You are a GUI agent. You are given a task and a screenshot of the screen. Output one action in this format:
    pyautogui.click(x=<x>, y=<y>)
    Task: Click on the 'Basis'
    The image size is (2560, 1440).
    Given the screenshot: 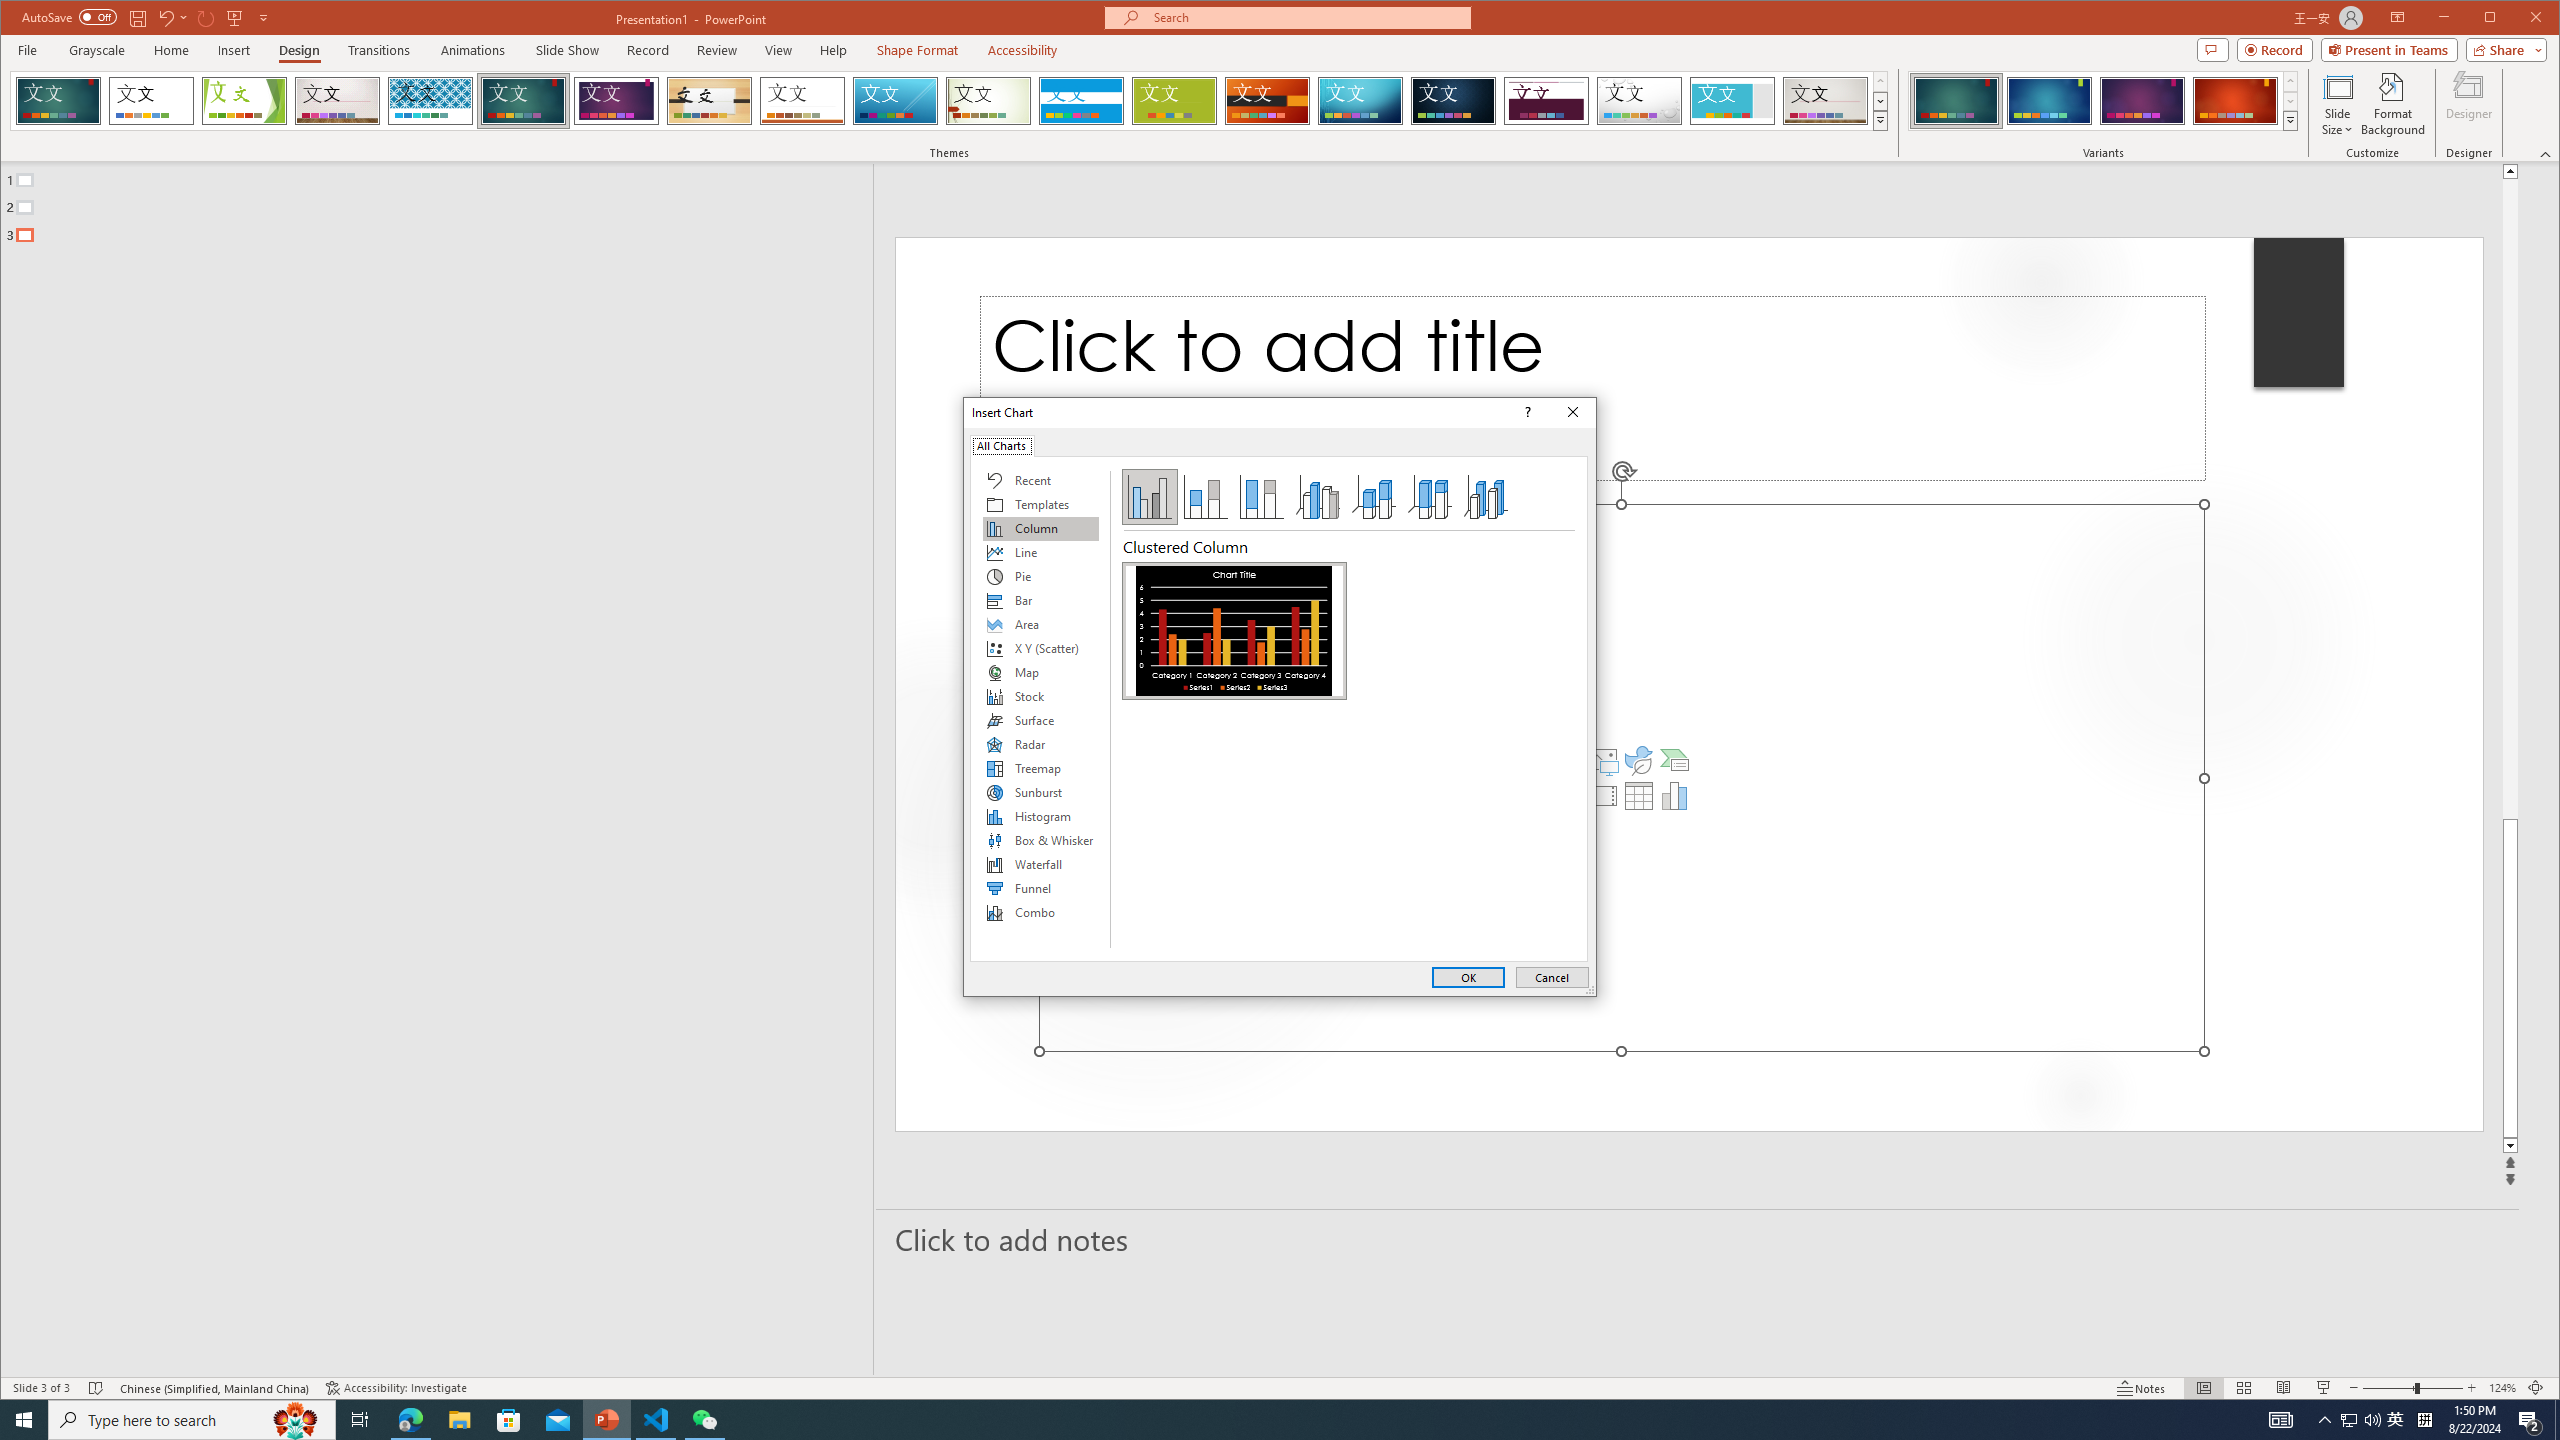 What is the action you would take?
    pyautogui.click(x=1174, y=100)
    